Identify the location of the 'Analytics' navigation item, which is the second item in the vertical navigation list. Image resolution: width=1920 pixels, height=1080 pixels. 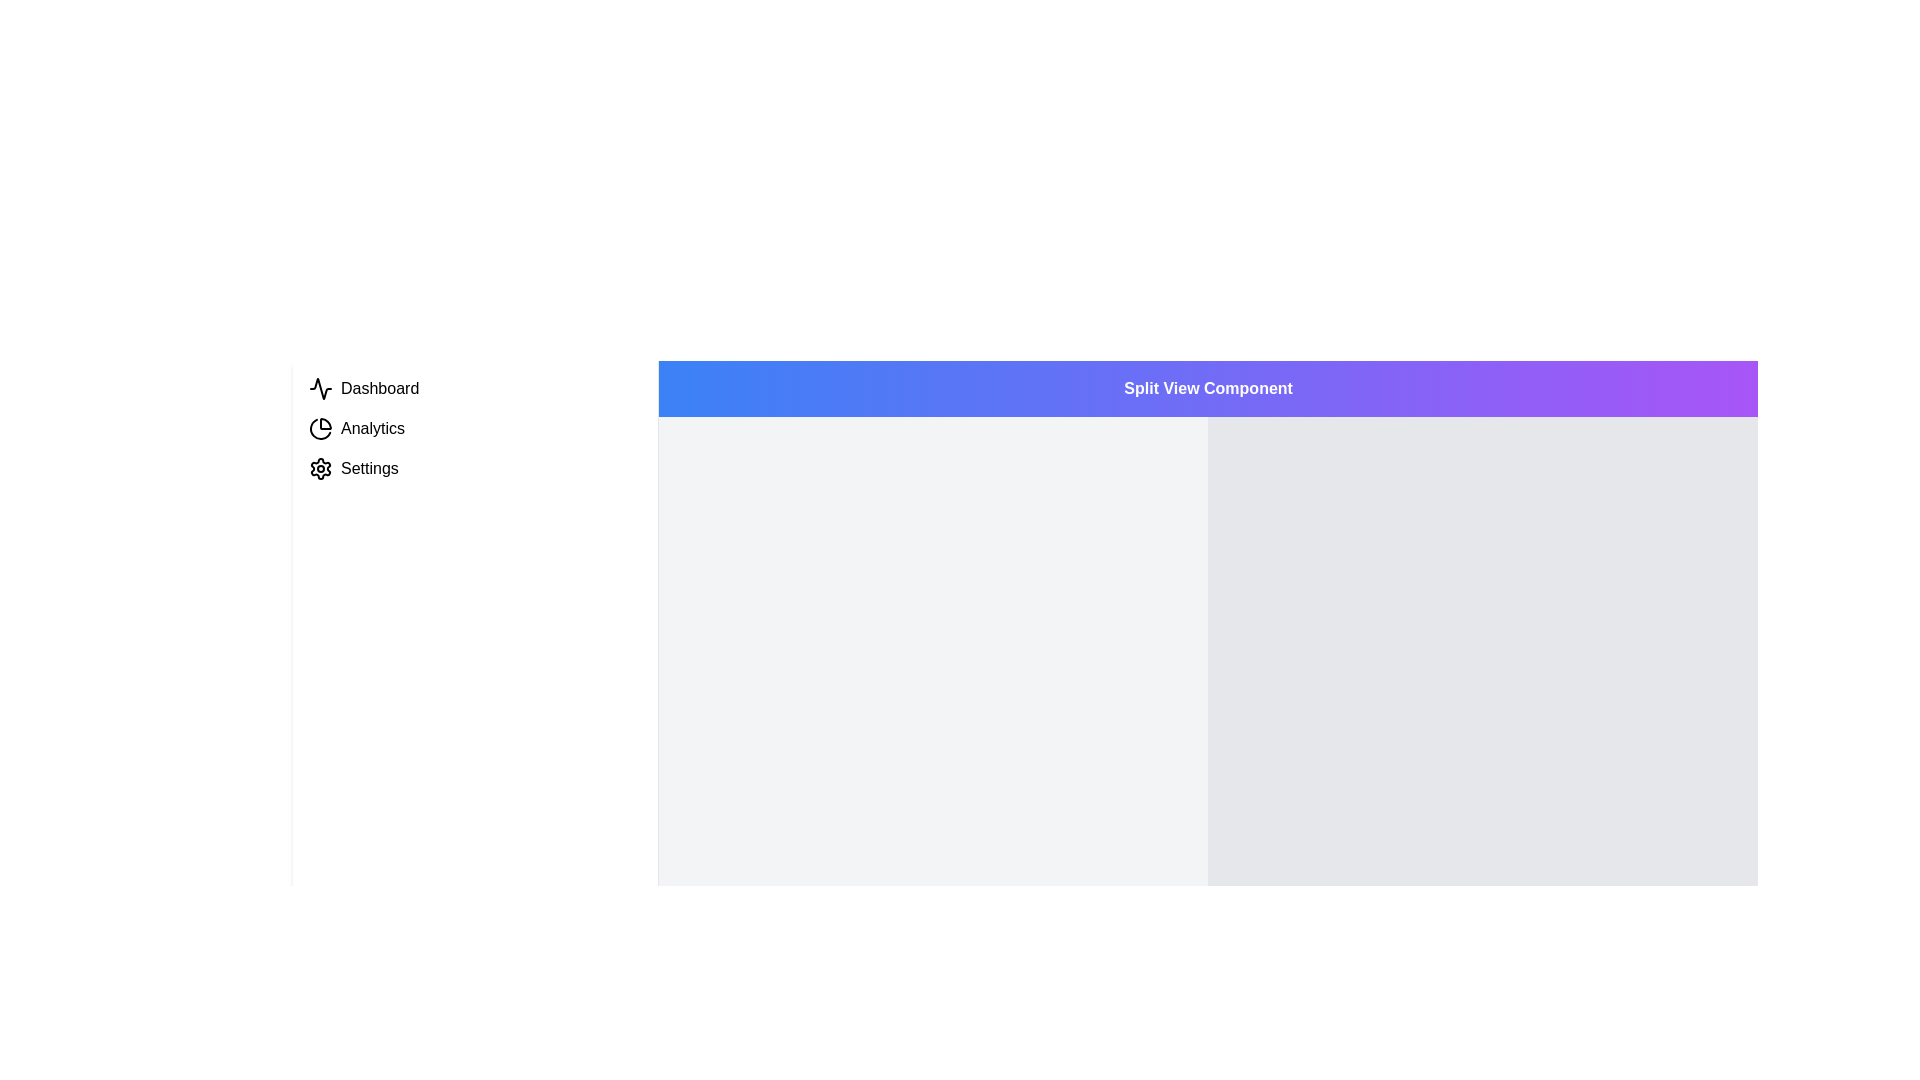
(474, 427).